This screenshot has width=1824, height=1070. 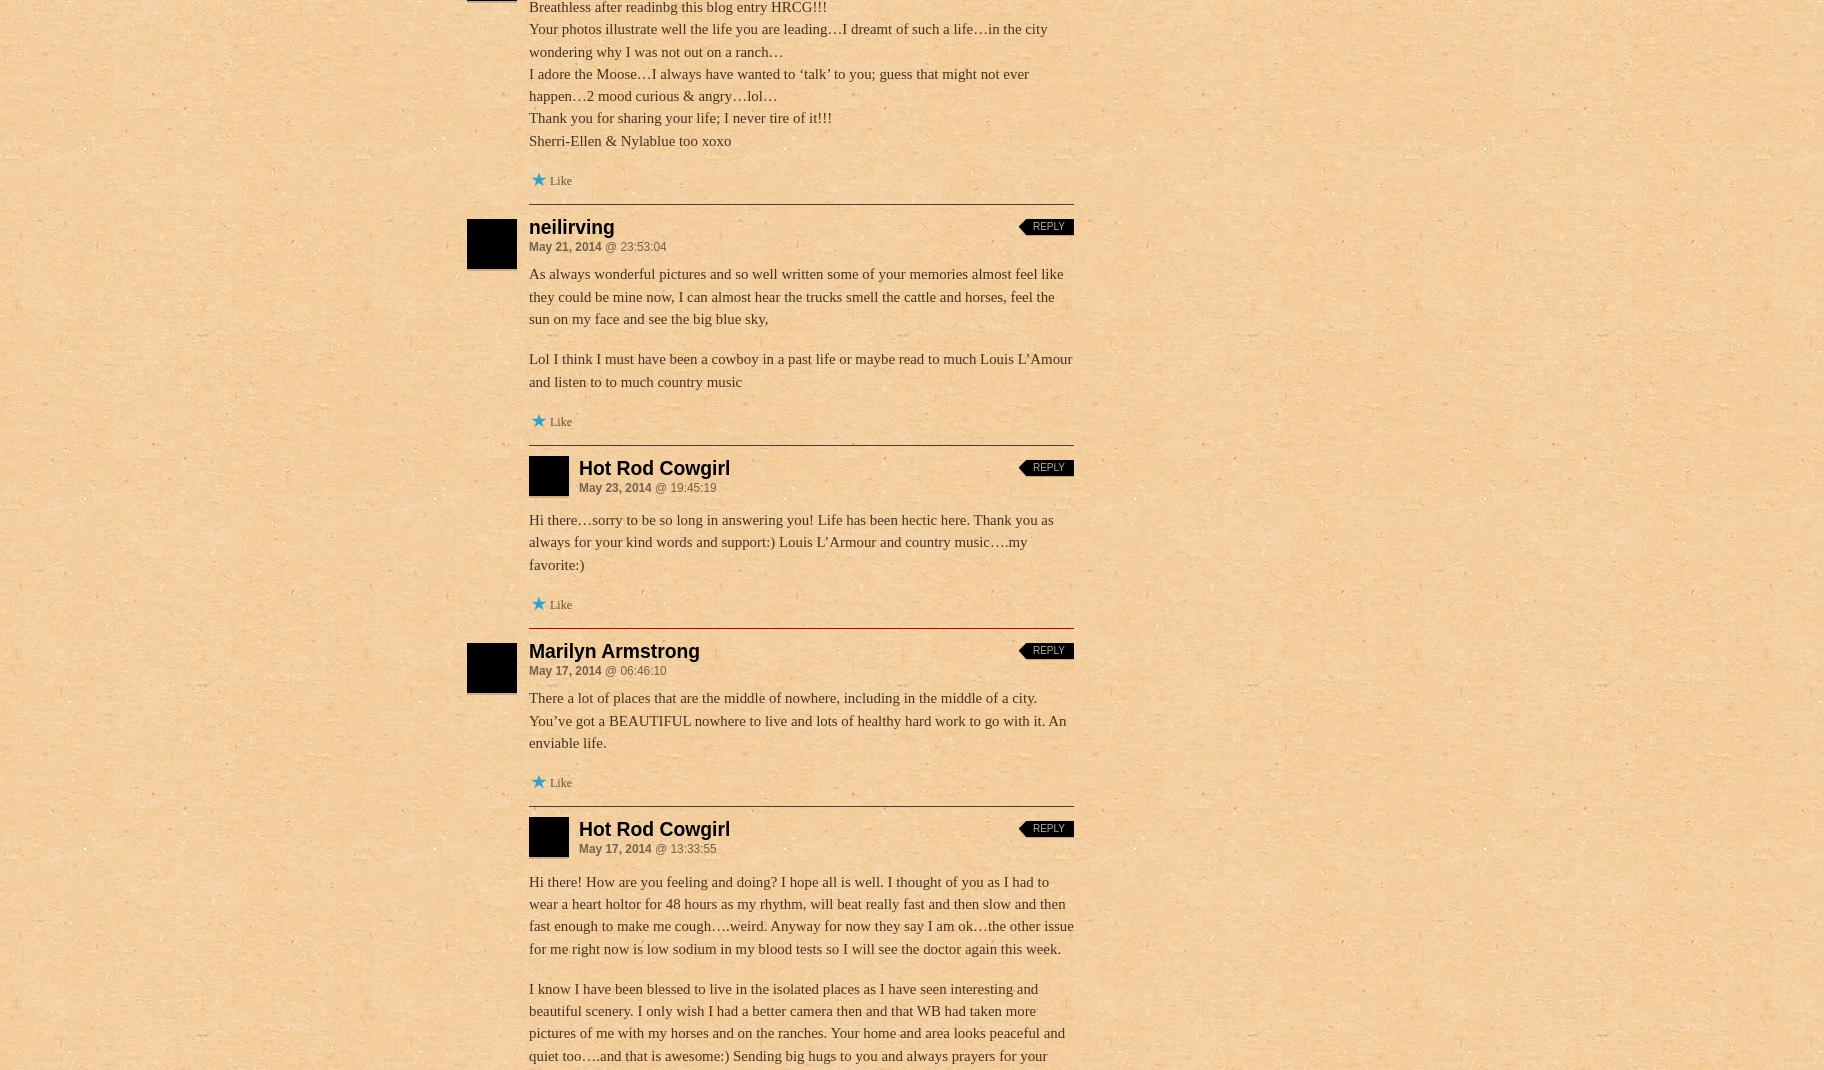 I want to click on 'As always wonderful pictures and so well written some of your memories almost feel like they could be mine now, I can almost hear the trucks smell the cattle and horses, feel the sun on my face and see the big blue sky,', so click(x=795, y=296).